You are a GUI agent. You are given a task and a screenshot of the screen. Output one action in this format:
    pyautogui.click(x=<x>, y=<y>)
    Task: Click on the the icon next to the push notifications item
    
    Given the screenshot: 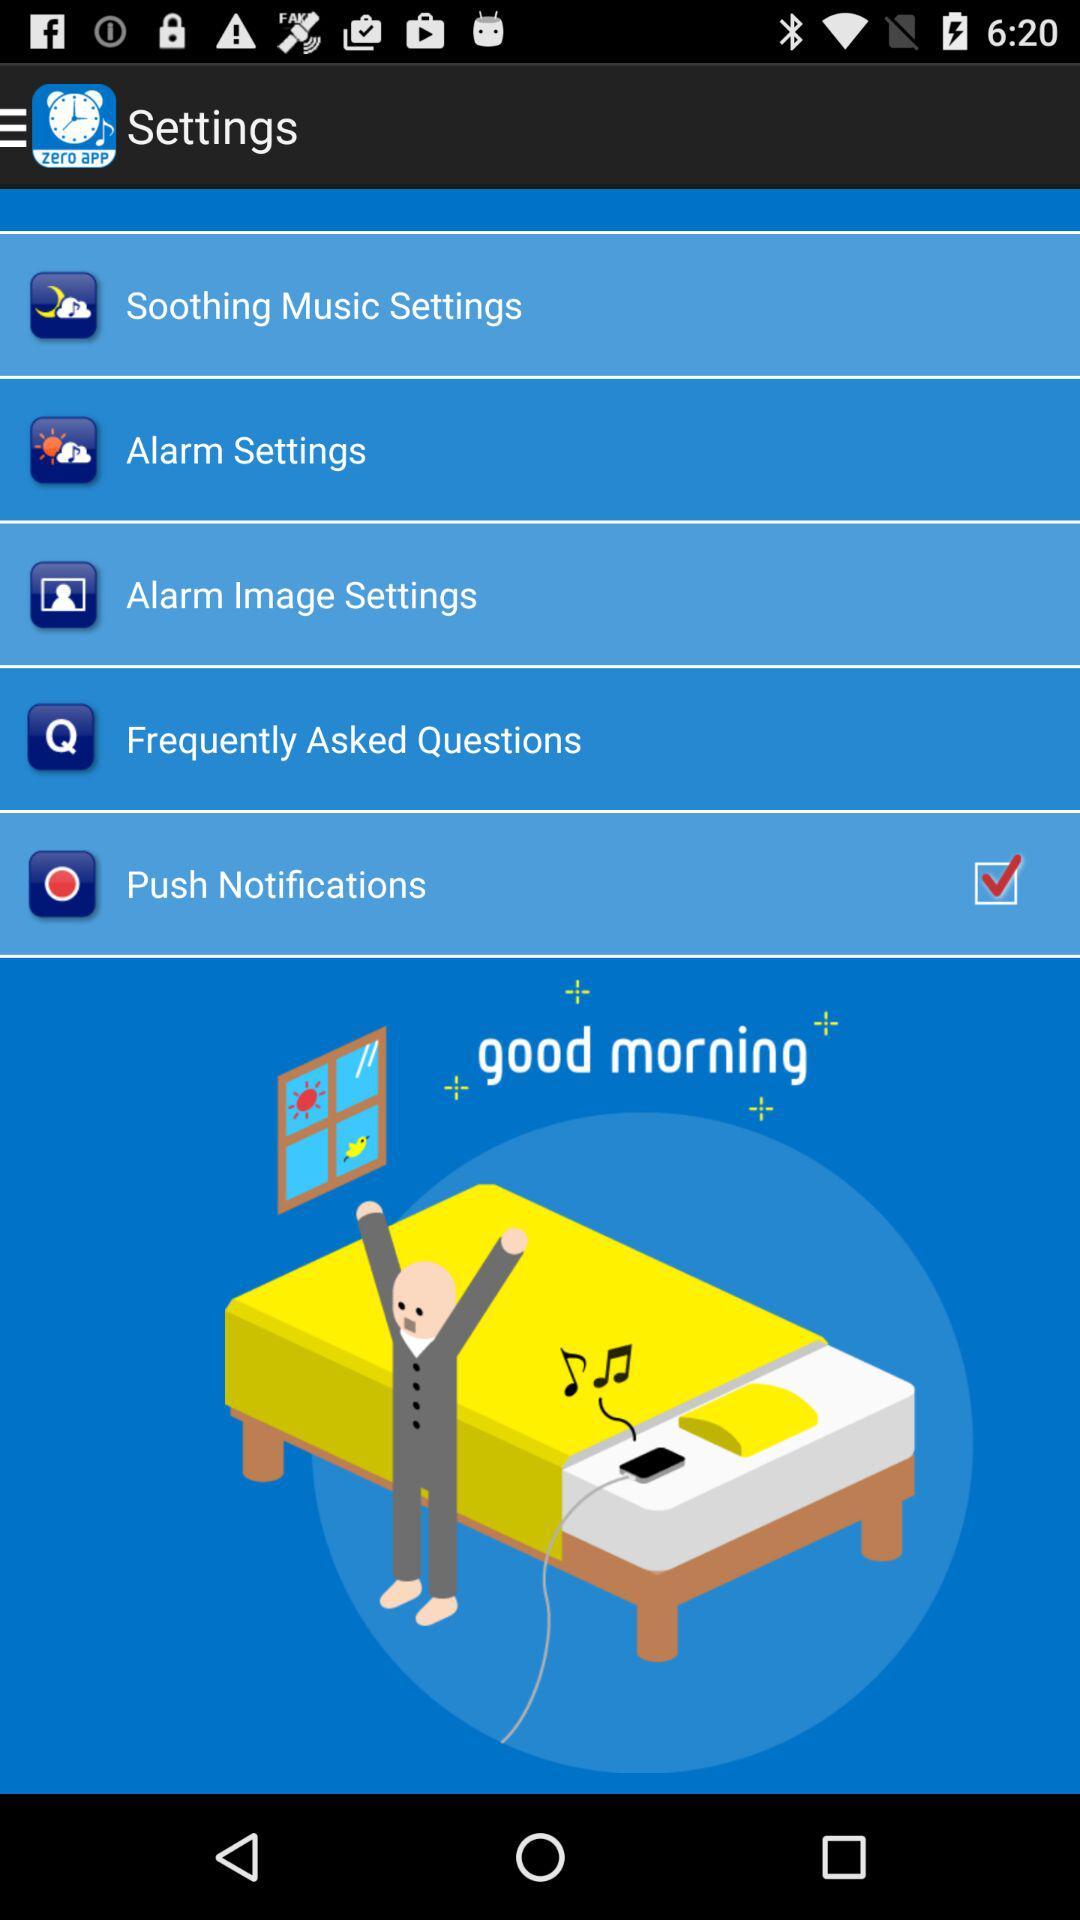 What is the action you would take?
    pyautogui.click(x=1017, y=882)
    